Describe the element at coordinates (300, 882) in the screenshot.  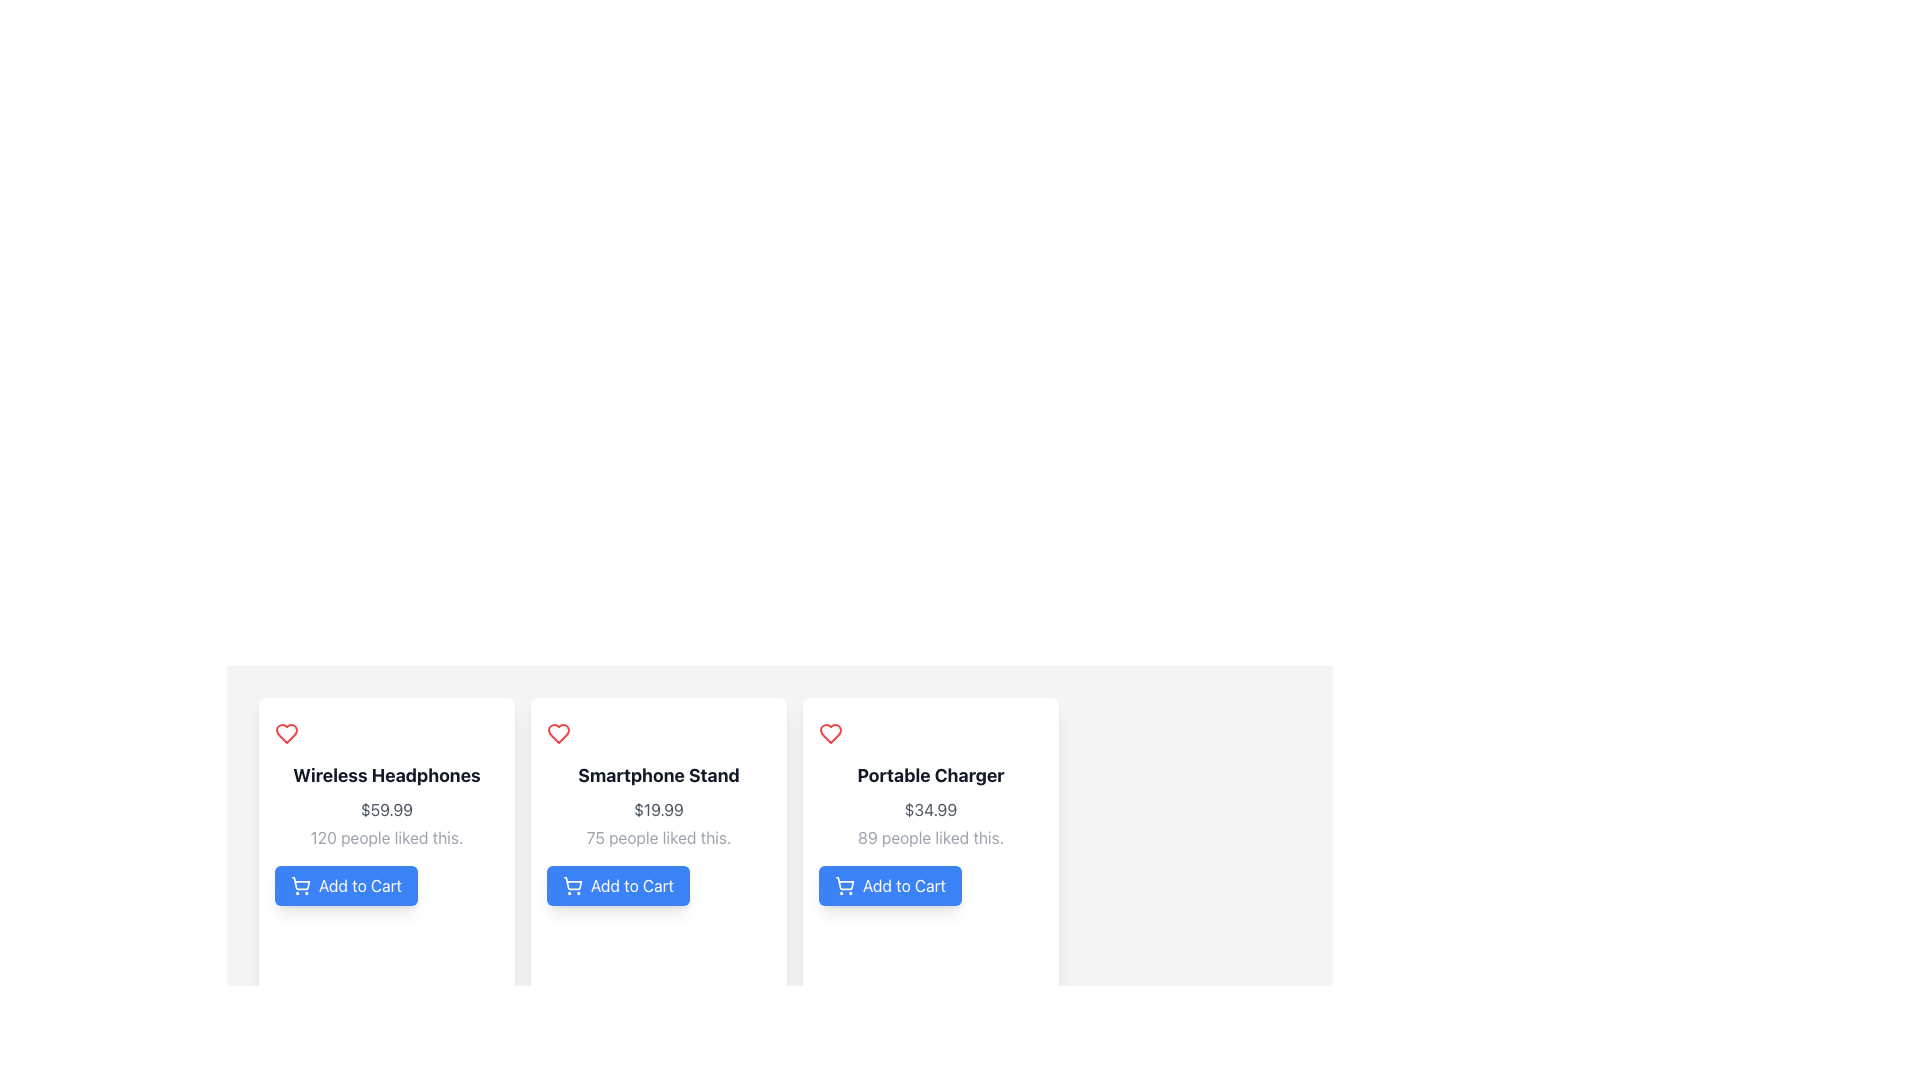
I see `the 'Add to Cart' button located under the 'Wireless Headphones' product, which contains a blue cart-shaped icon as a visual signifier` at that location.